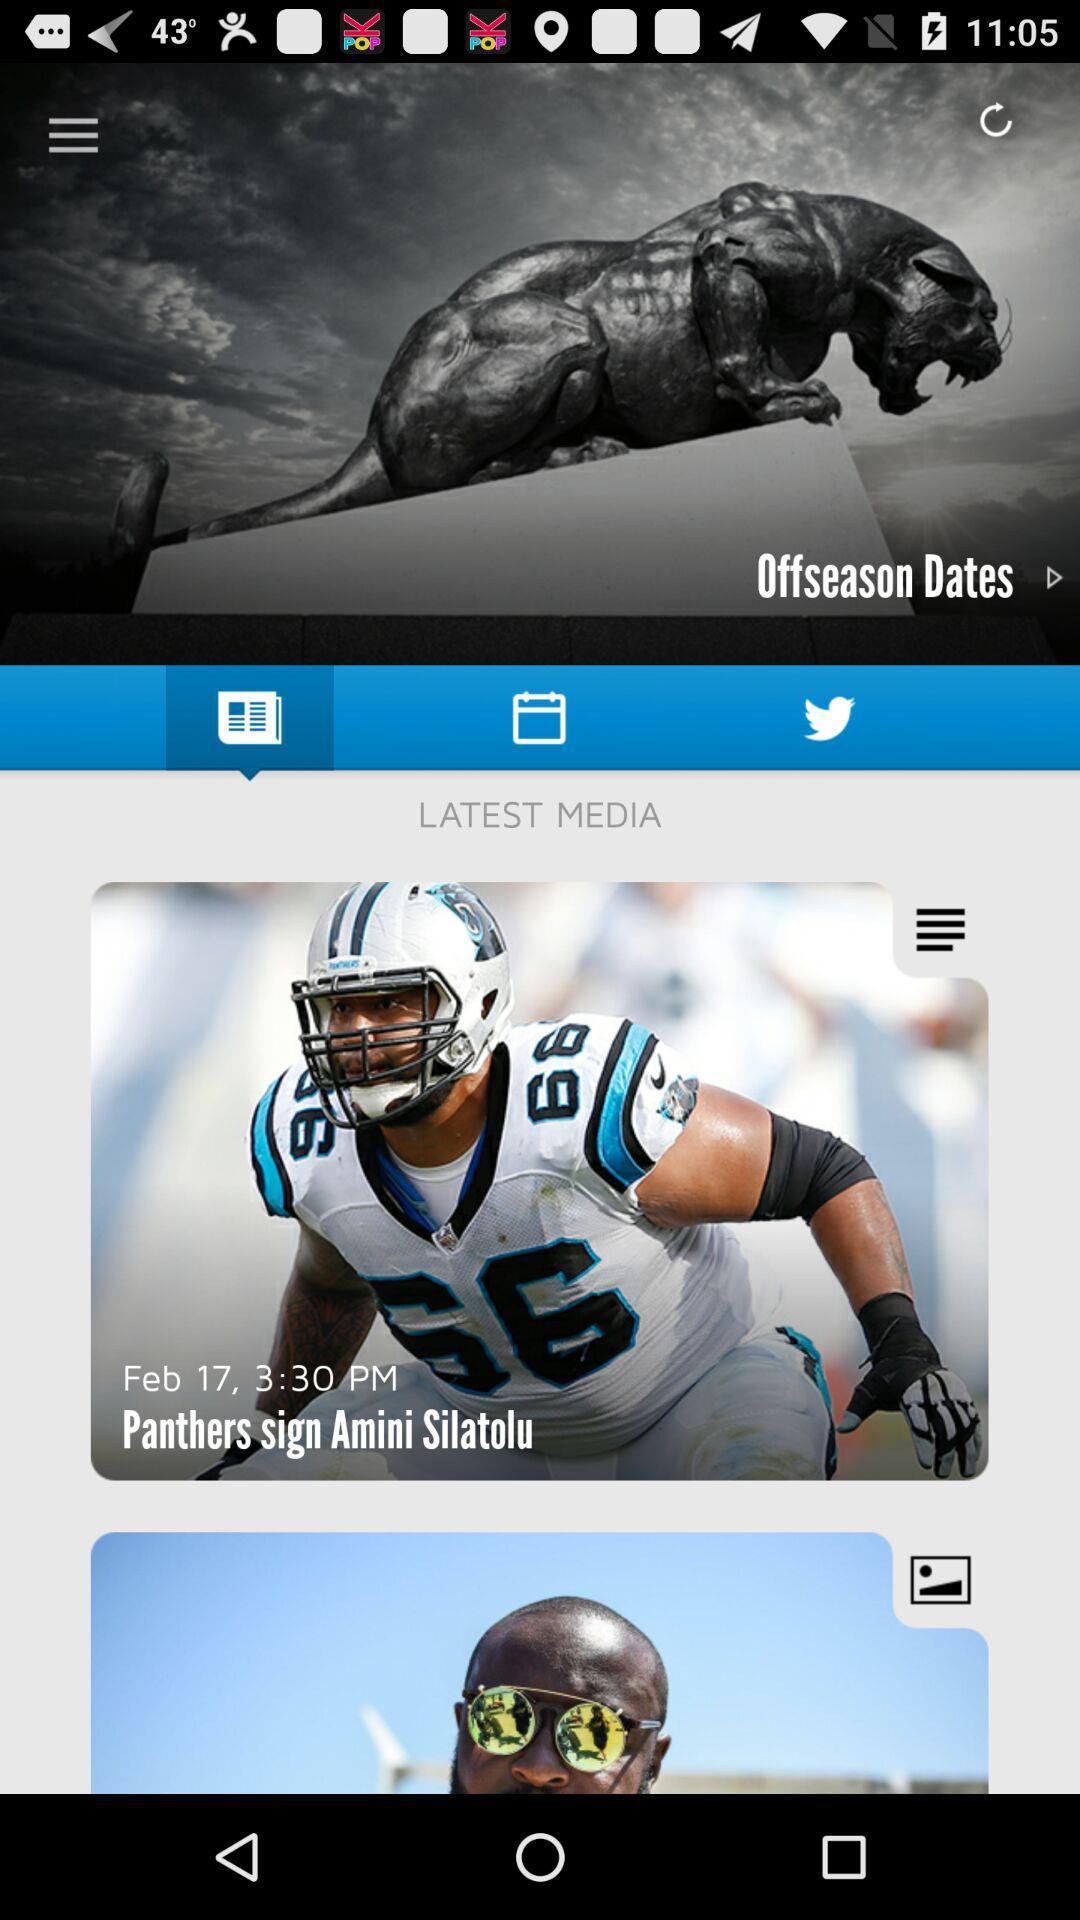 This screenshot has width=1080, height=1920. Describe the element at coordinates (540, 1181) in the screenshot. I see `second image from top` at that location.